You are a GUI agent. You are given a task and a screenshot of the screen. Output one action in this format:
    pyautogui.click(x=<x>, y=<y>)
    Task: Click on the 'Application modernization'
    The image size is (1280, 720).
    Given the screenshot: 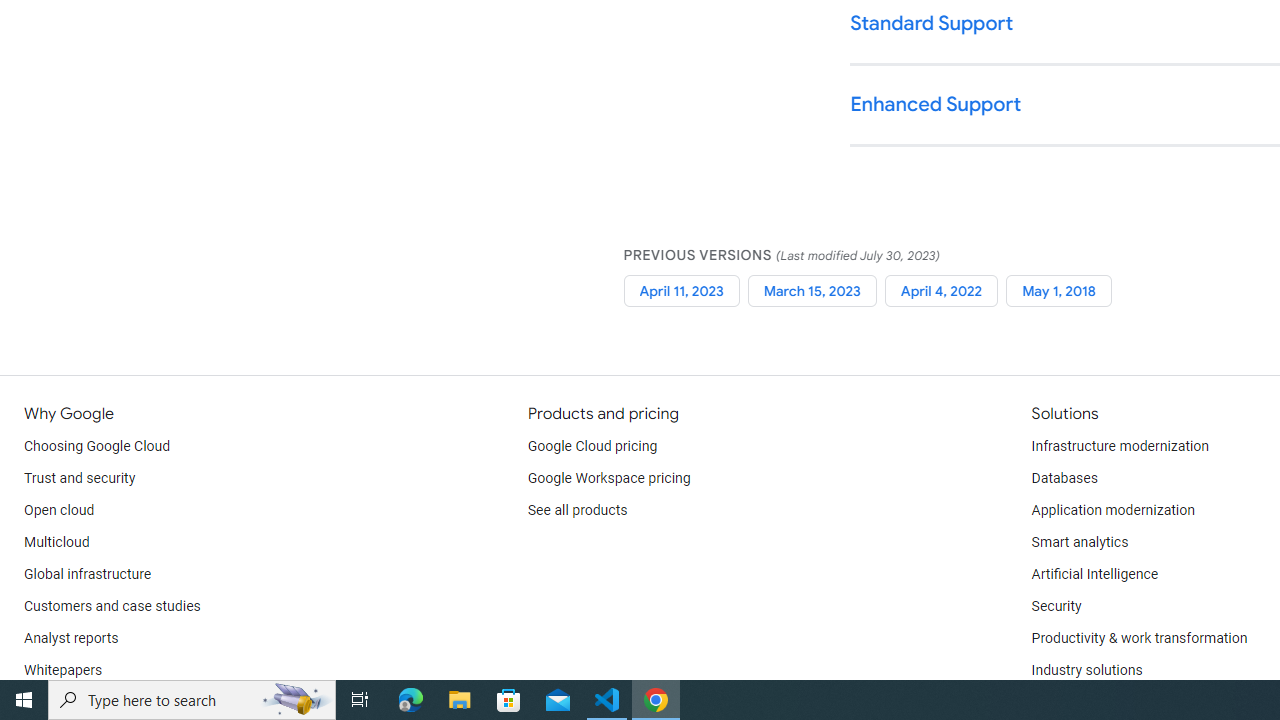 What is the action you would take?
    pyautogui.click(x=1111, y=510)
    